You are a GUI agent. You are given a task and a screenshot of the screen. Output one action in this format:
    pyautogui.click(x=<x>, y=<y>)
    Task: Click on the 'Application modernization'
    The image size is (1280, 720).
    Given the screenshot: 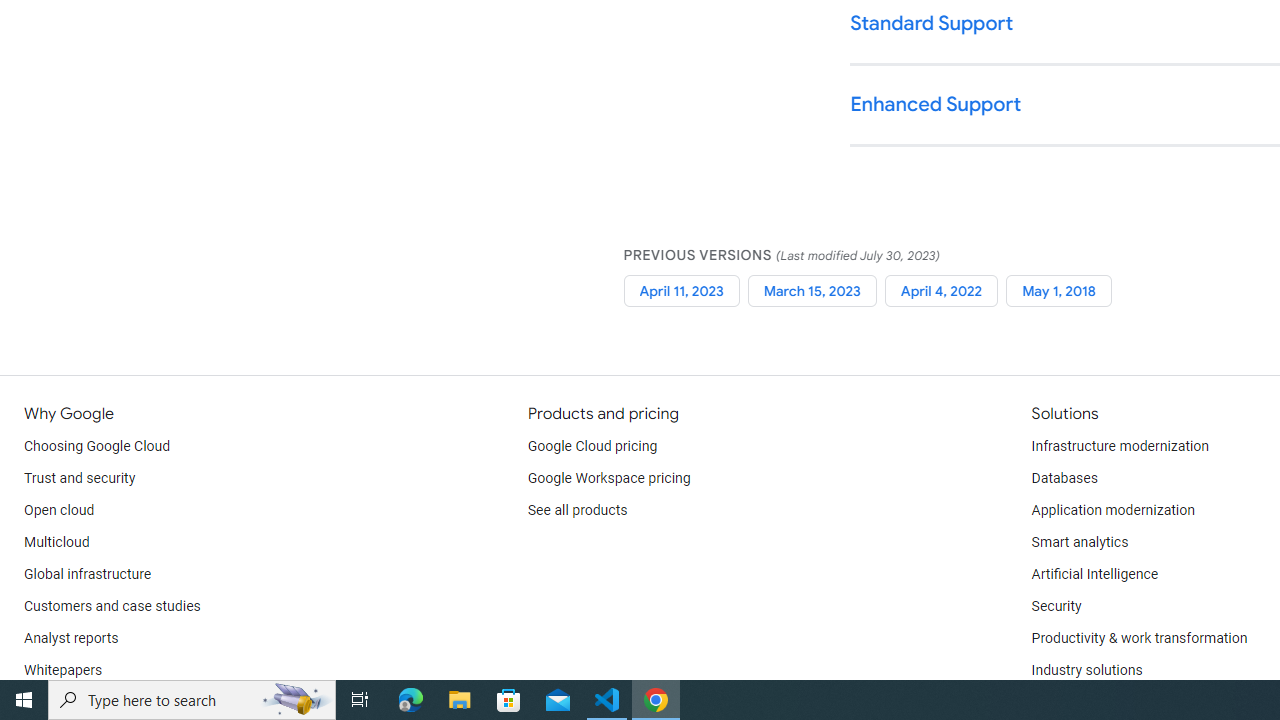 What is the action you would take?
    pyautogui.click(x=1111, y=510)
    